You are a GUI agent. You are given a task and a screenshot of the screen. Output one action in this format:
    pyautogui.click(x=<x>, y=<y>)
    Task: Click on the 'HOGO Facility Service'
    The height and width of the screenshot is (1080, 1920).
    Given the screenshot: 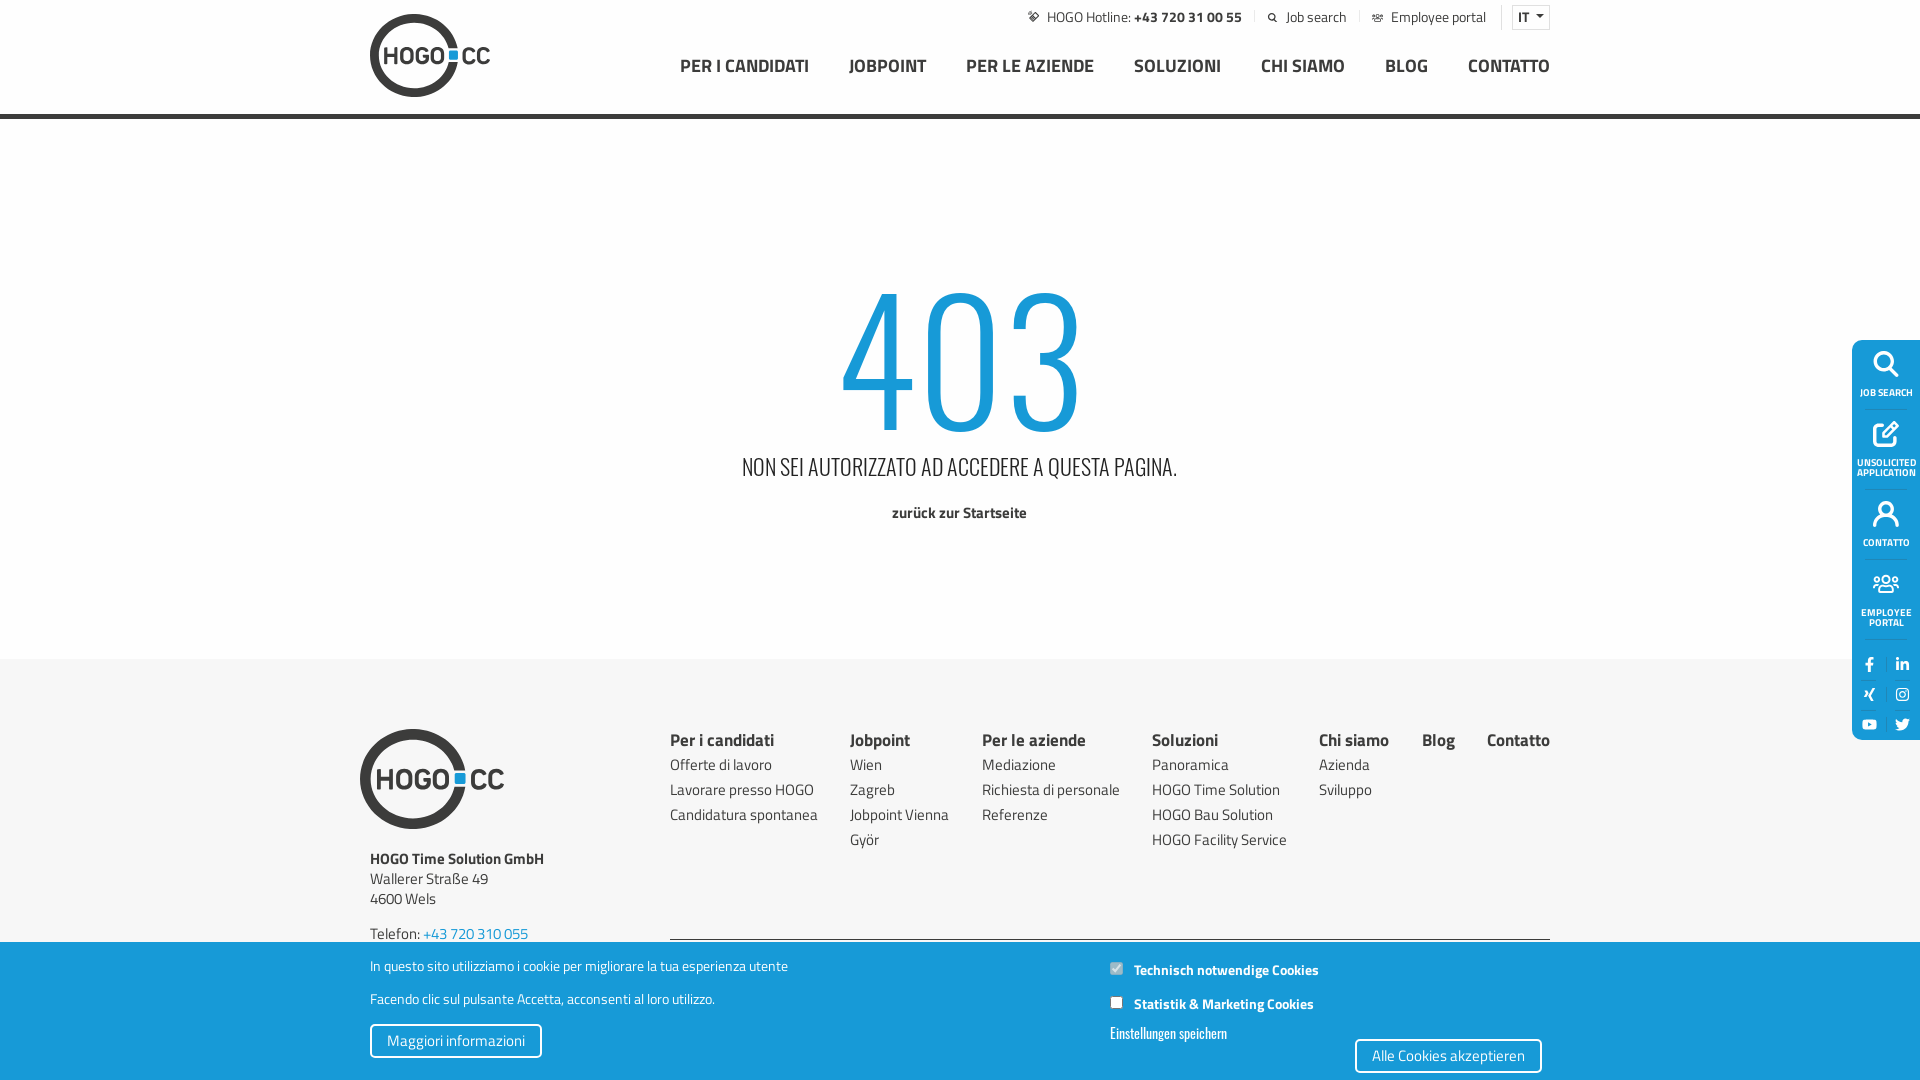 What is the action you would take?
    pyautogui.click(x=1218, y=839)
    